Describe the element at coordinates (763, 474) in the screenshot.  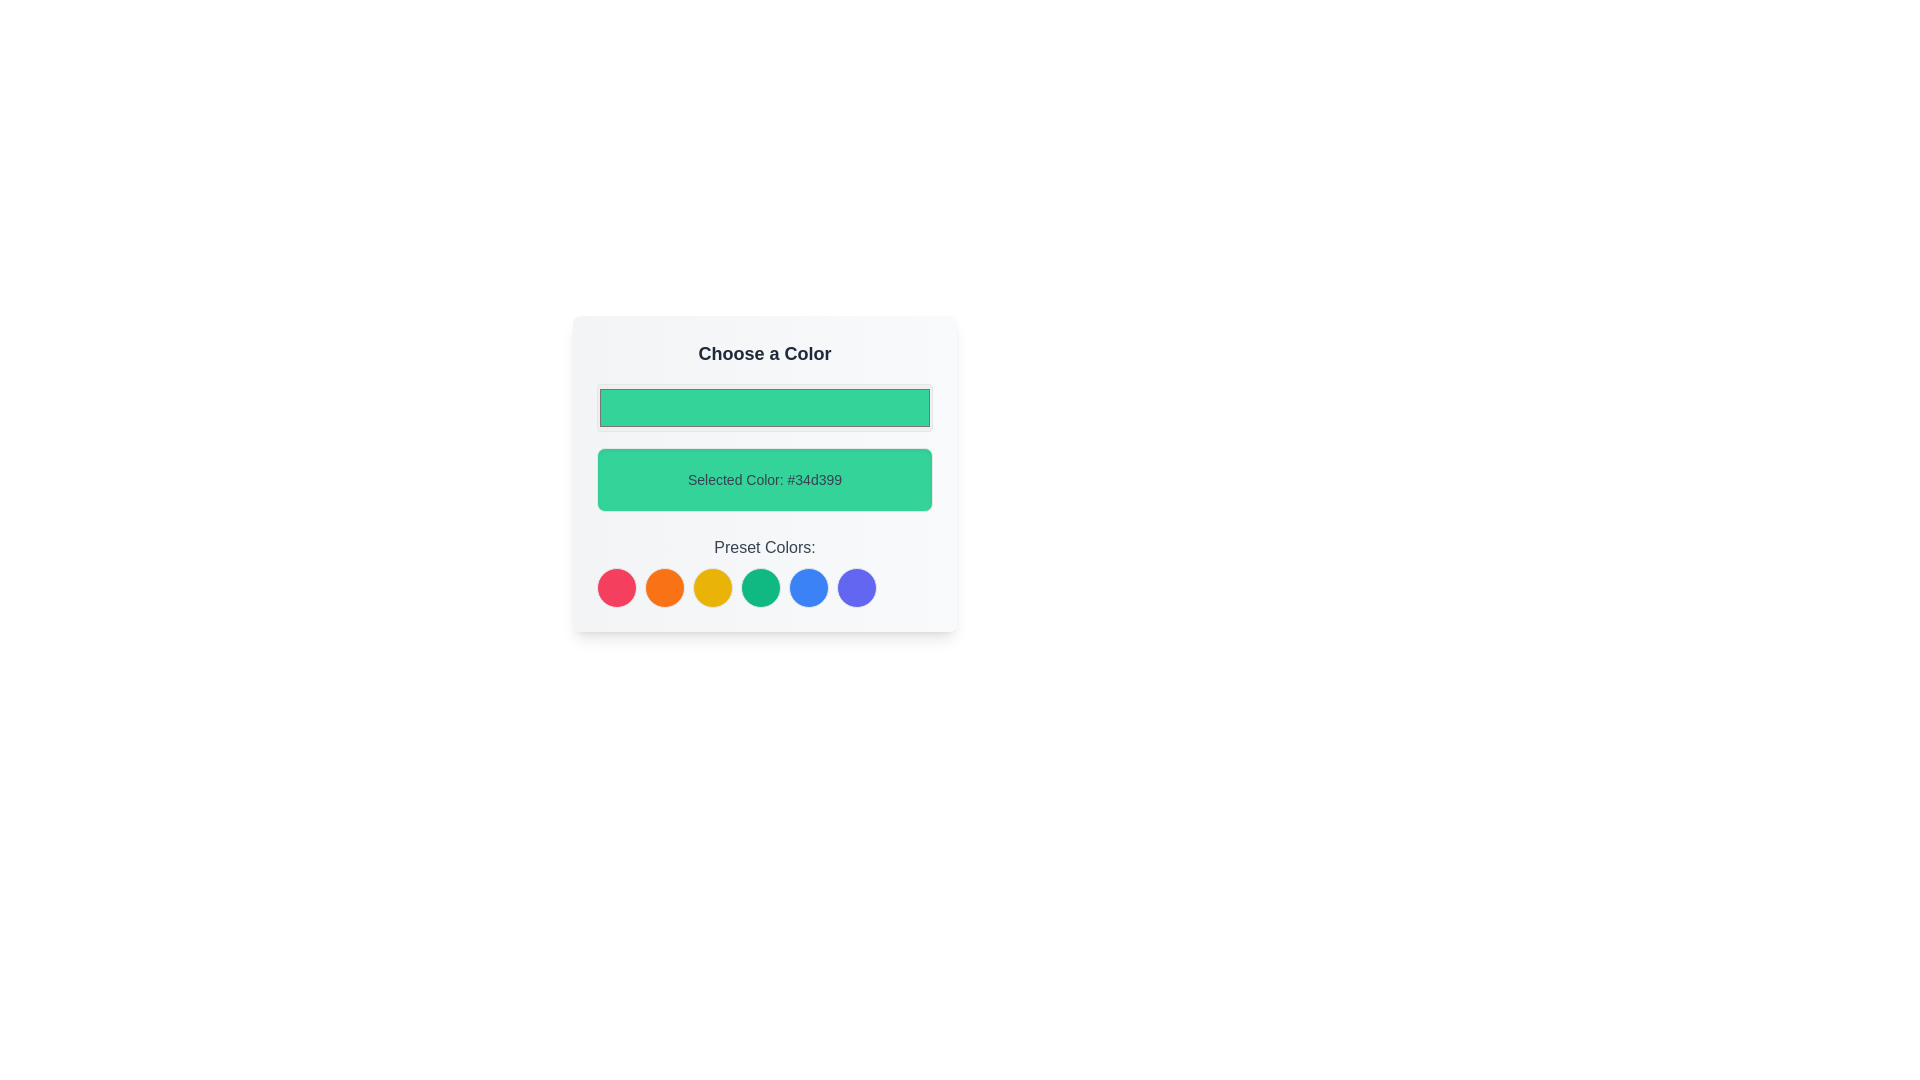
I see `the color code display box that shows the selected color '#34d399', located centrally beneath the color input box and above the row of circular color buttons` at that location.